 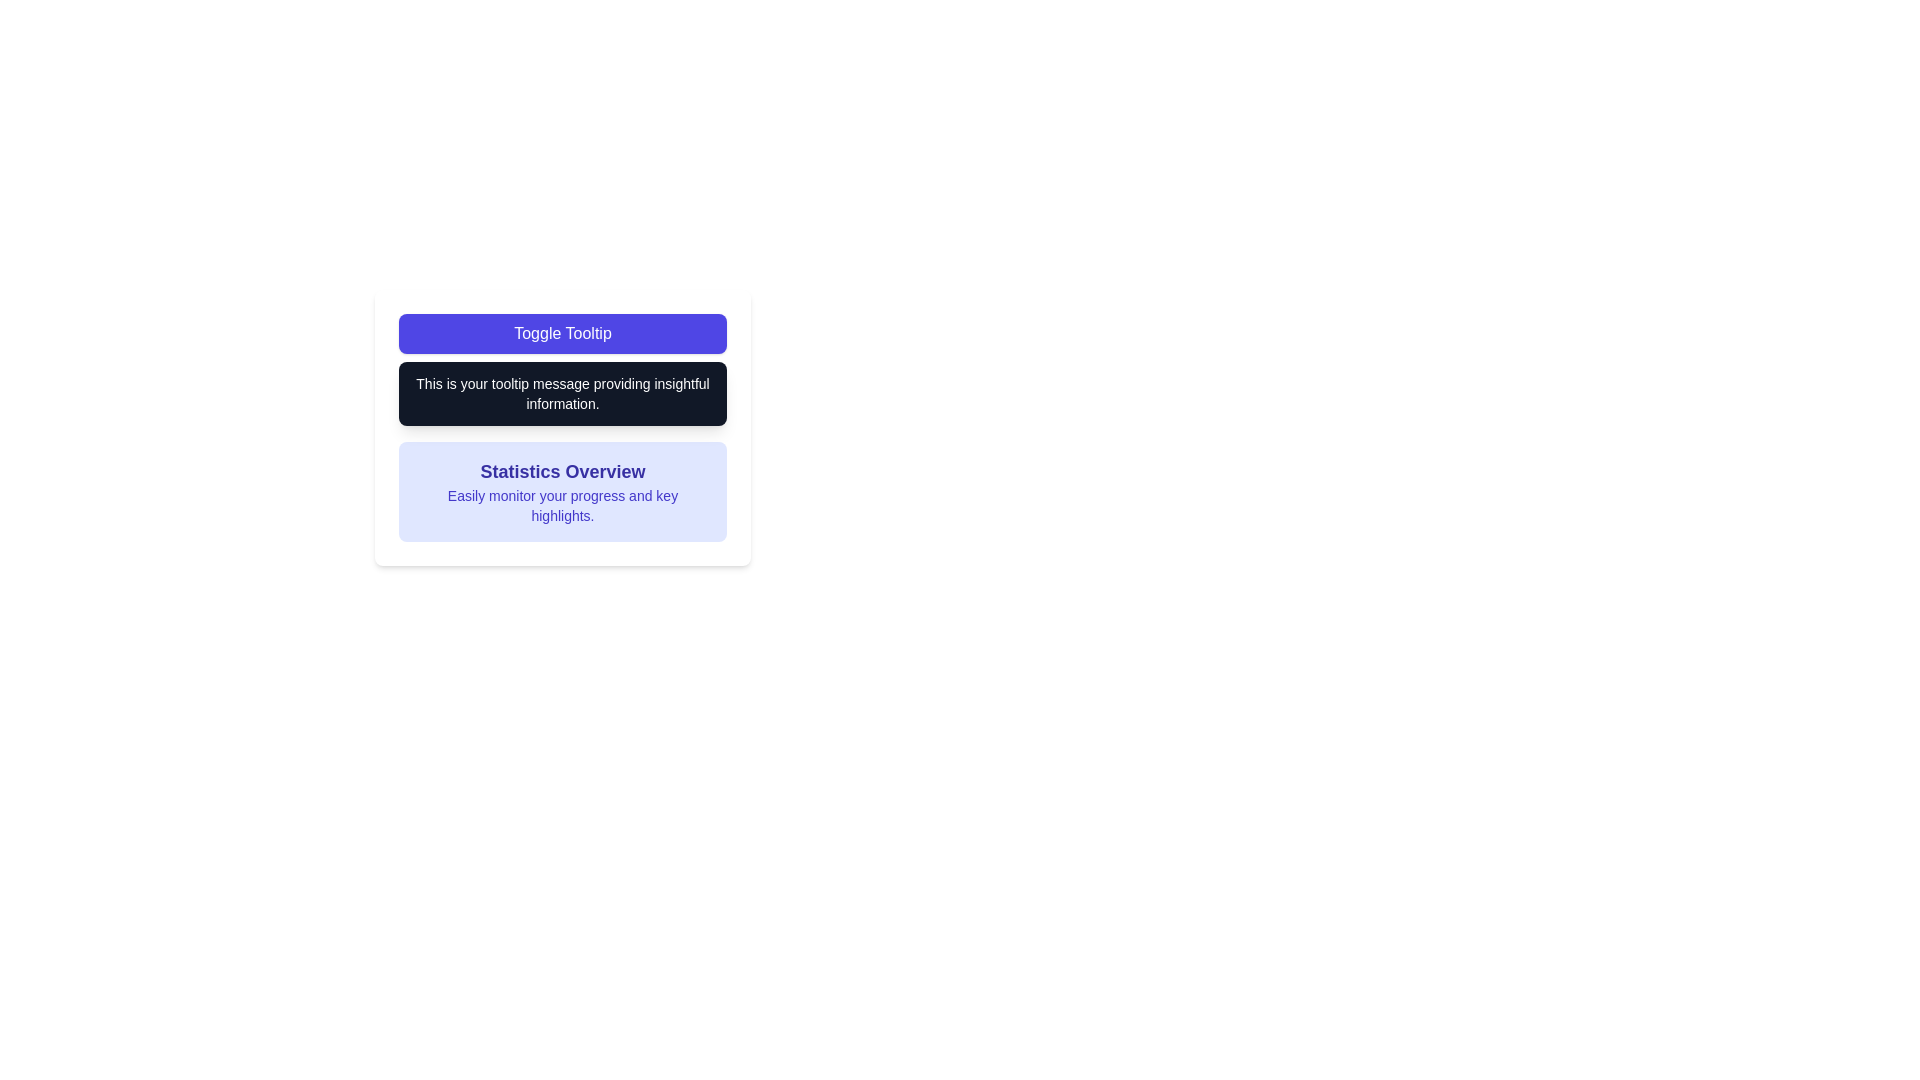 What do you see at coordinates (561, 333) in the screenshot?
I see `the rectangular button with a purple background and rounded corners labeled 'Toggle Tooltip'` at bounding box center [561, 333].